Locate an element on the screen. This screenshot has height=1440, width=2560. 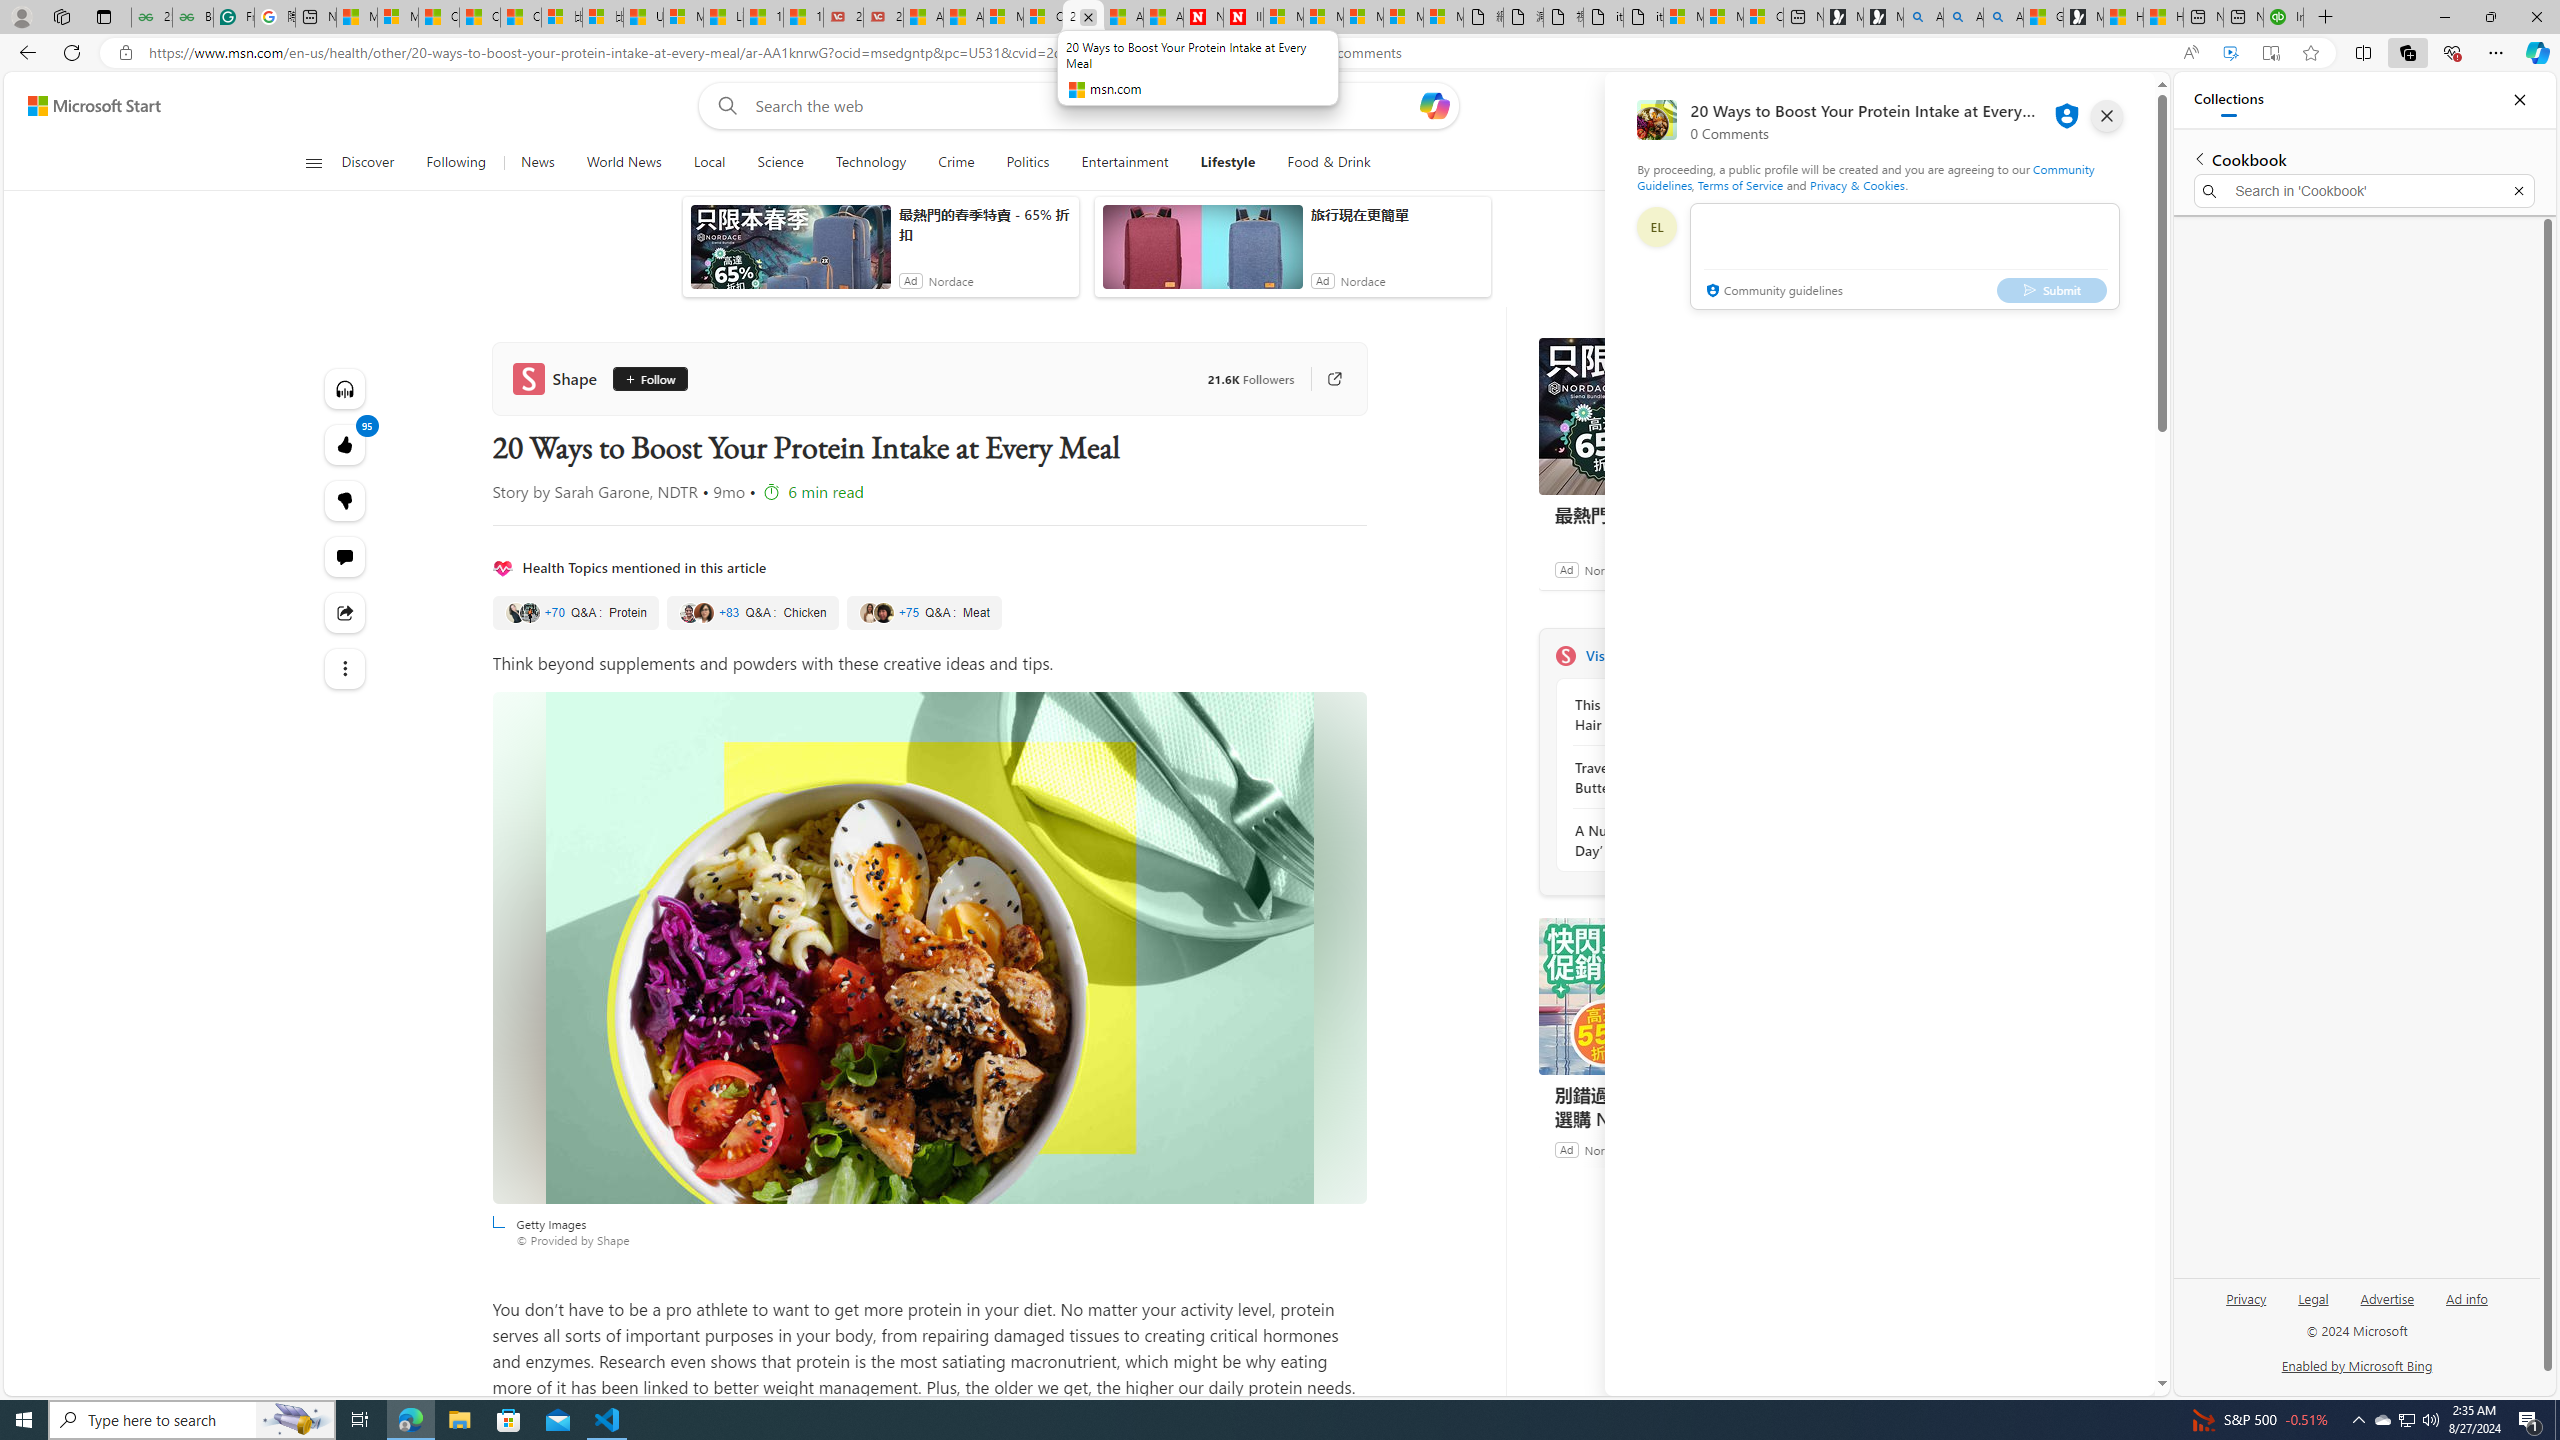
'Profile Picture' is located at coordinates (1655, 226).